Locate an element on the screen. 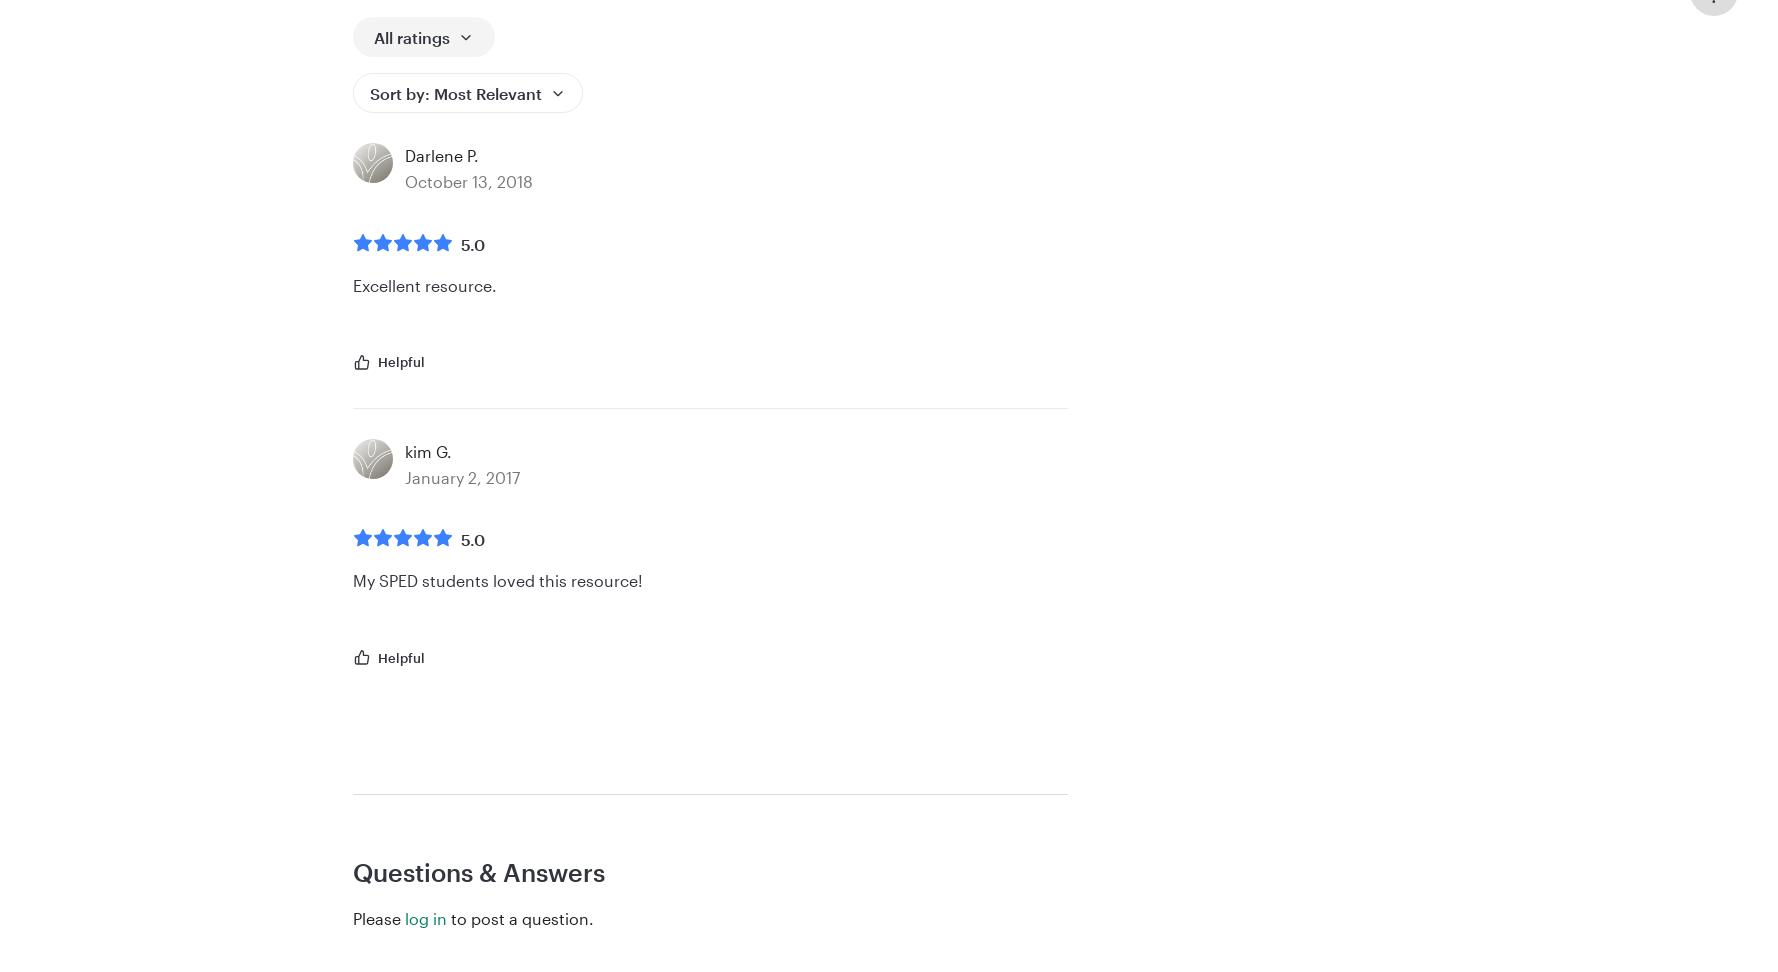 This screenshot has height=972, width=1778. 'October 13, 2018' is located at coordinates (405, 180).